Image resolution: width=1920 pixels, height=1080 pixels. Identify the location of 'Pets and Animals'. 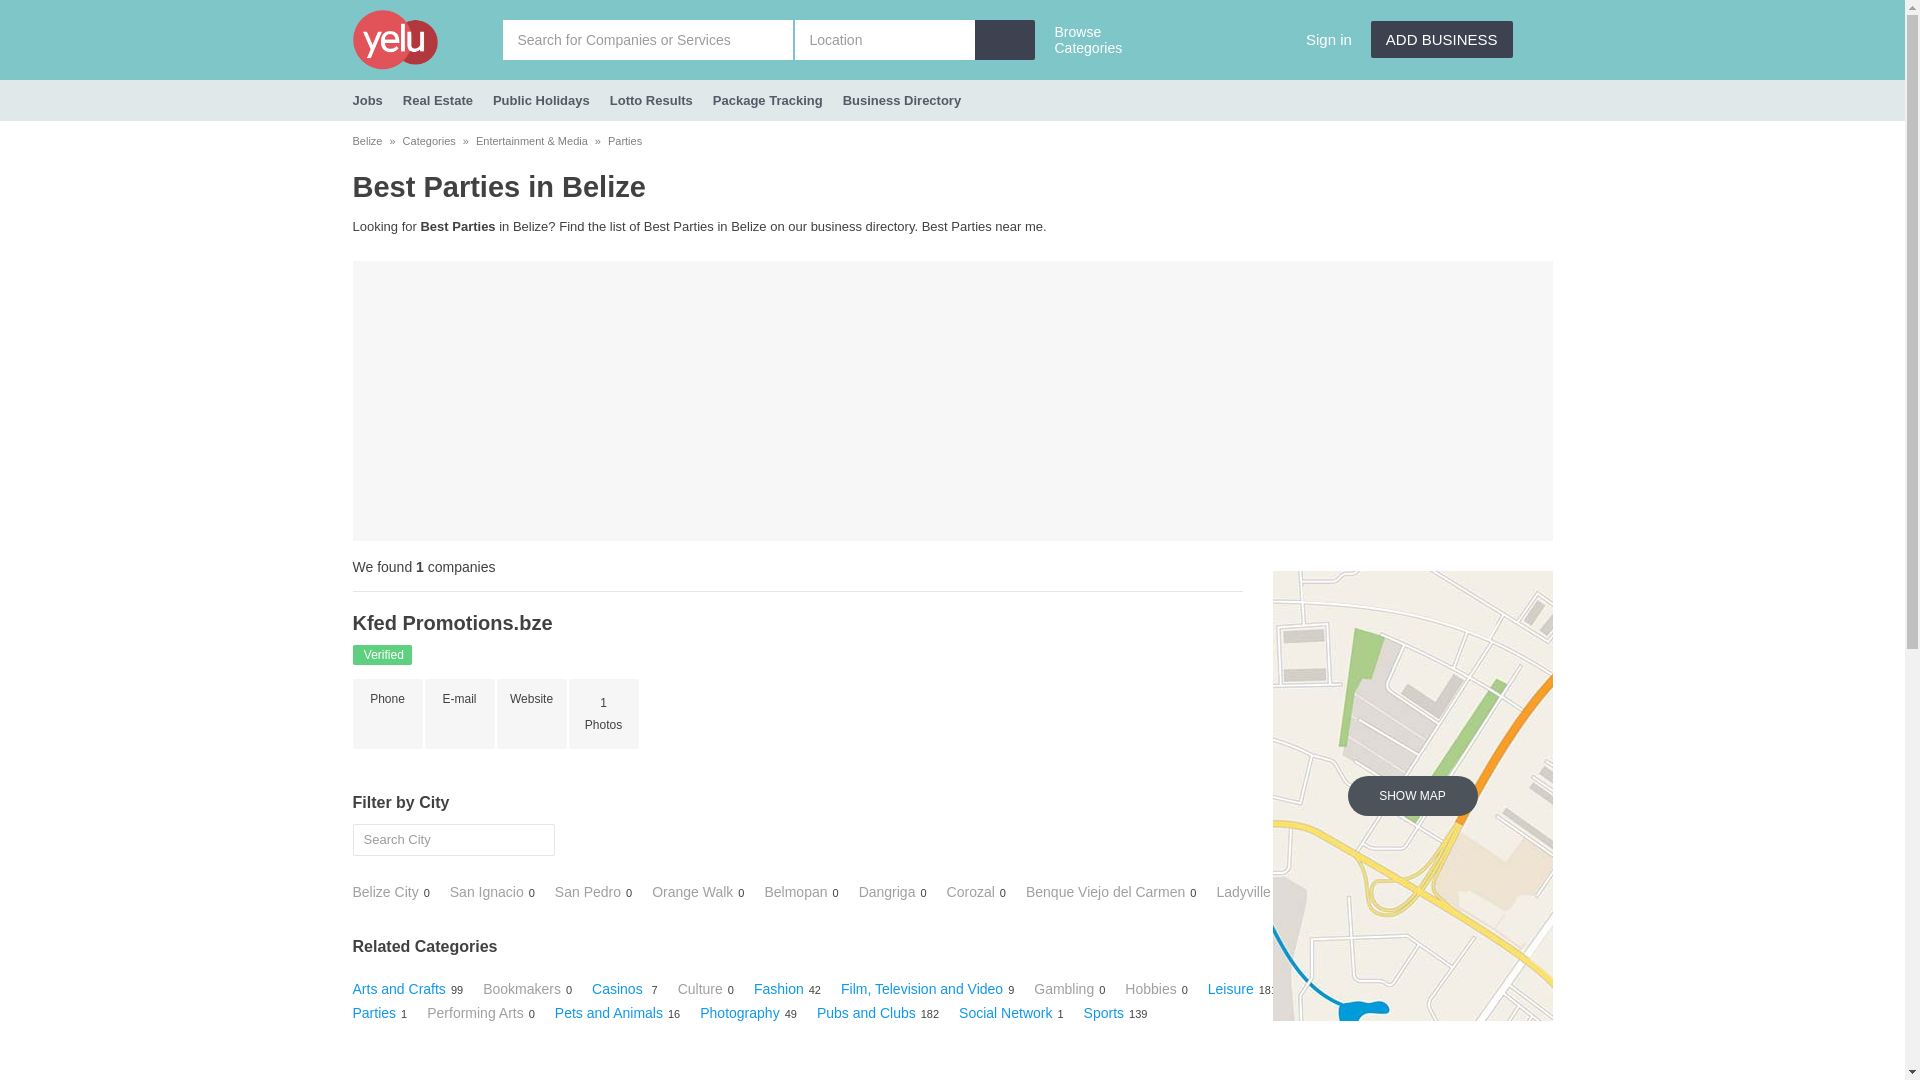
(555, 1013).